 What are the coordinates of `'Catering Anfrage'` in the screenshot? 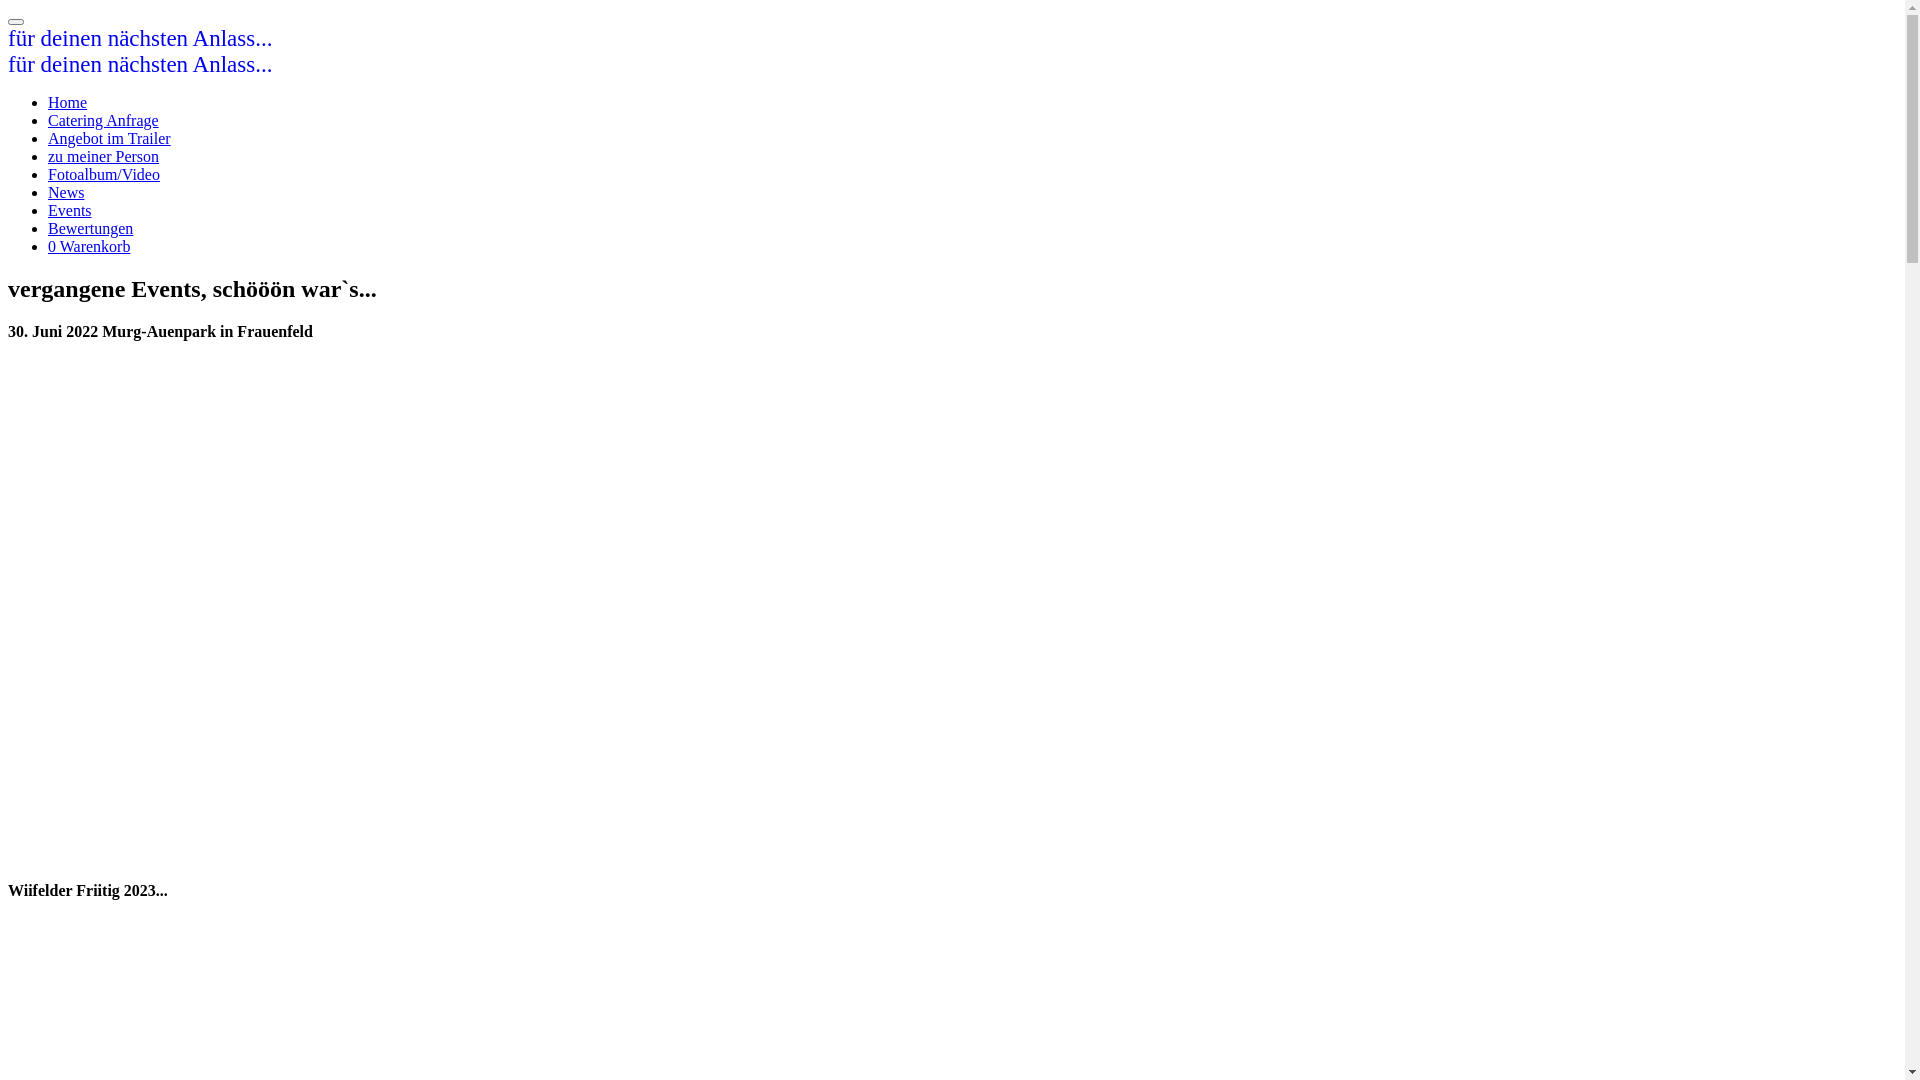 It's located at (102, 120).